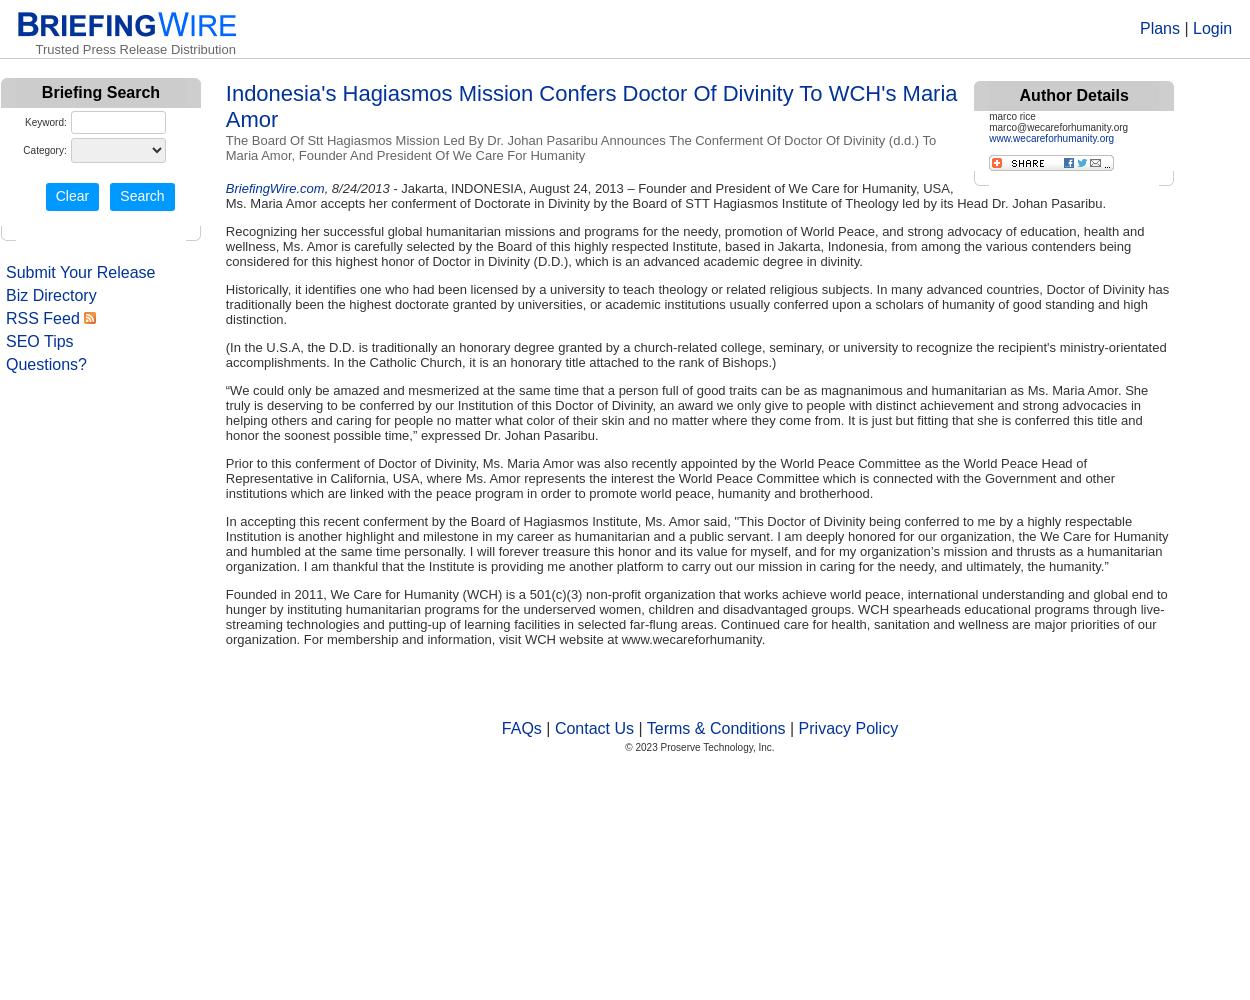  I want to click on 'Plans', so click(1159, 28).